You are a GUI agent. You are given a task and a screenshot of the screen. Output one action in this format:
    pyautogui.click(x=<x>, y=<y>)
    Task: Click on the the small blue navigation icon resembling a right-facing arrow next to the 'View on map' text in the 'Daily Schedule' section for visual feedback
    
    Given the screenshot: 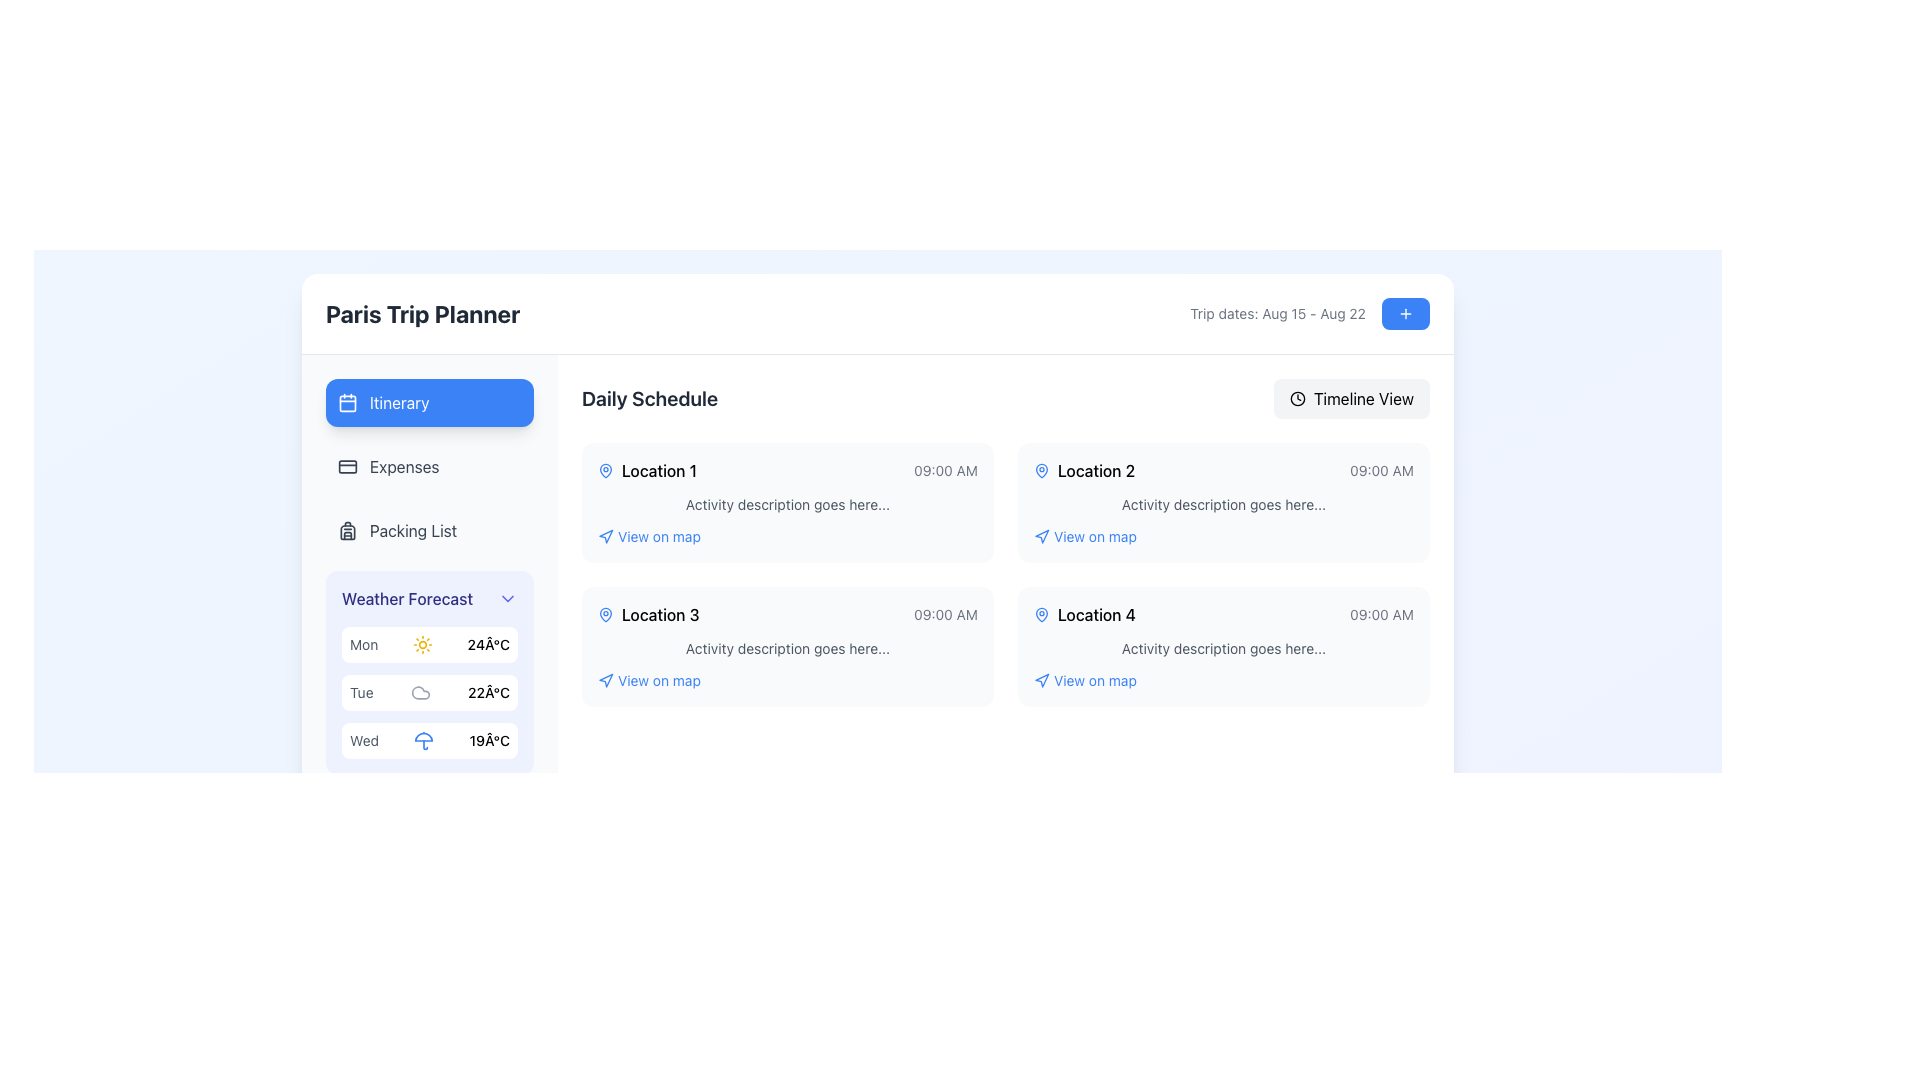 What is the action you would take?
    pyautogui.click(x=604, y=680)
    